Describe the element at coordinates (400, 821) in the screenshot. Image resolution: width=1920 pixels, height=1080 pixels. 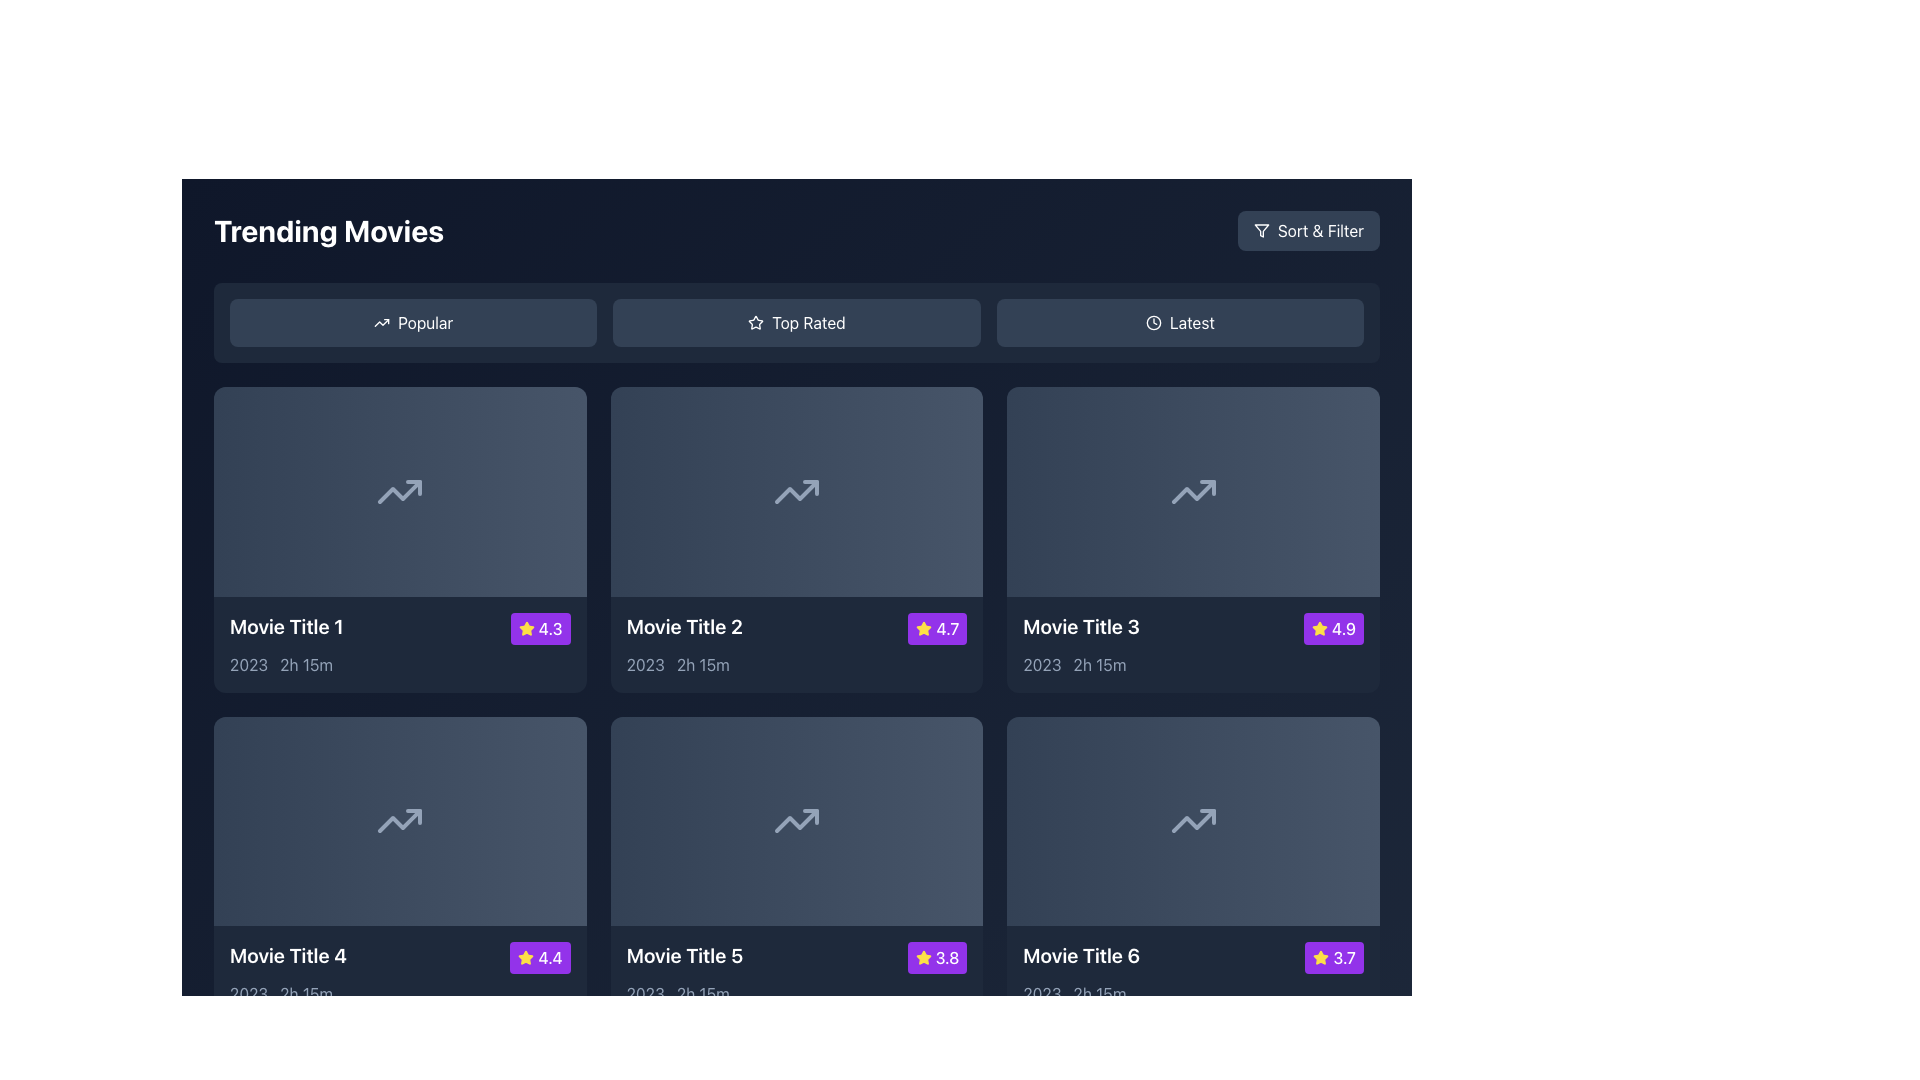
I see `the trending up arrow icon located on the card labeled 'Movie Title 4' in the 'Trending Movies' section` at that location.